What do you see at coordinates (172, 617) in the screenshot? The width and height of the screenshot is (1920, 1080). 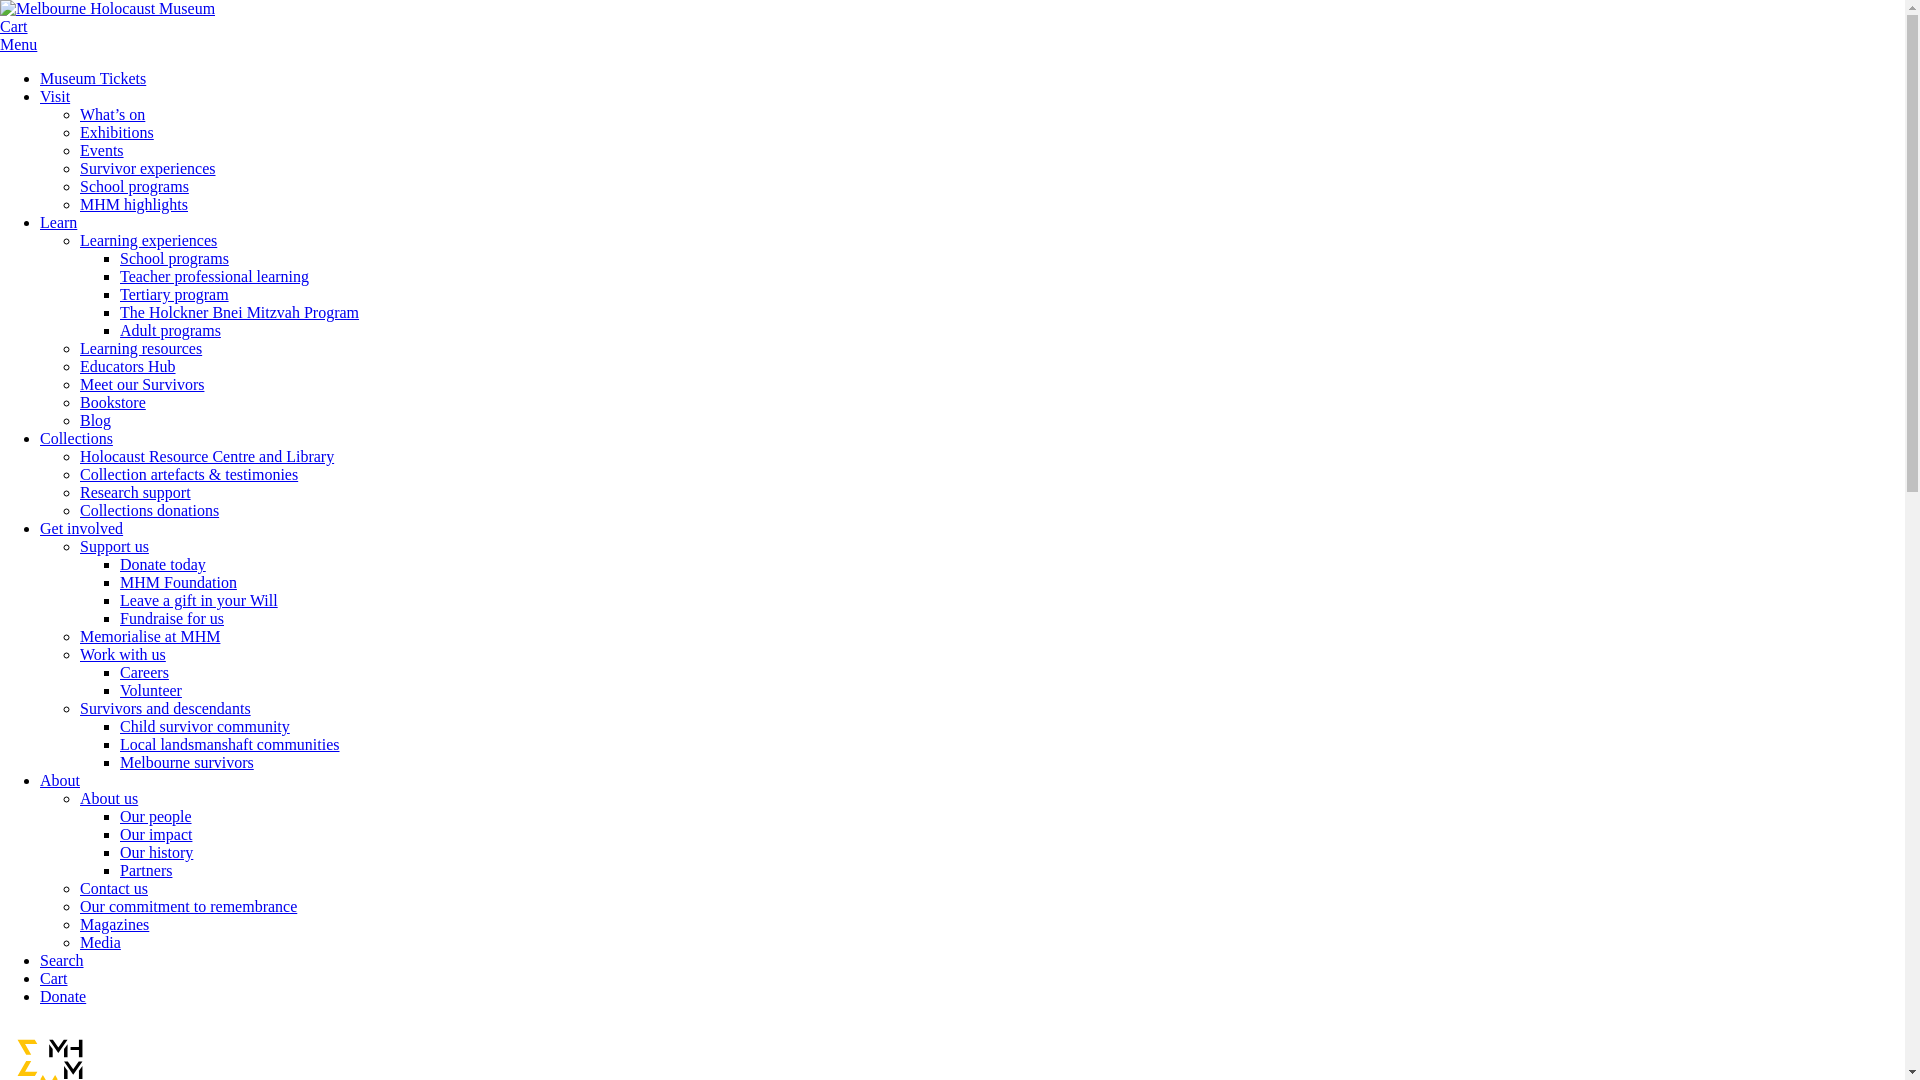 I see `'Fundraise for us'` at bounding box center [172, 617].